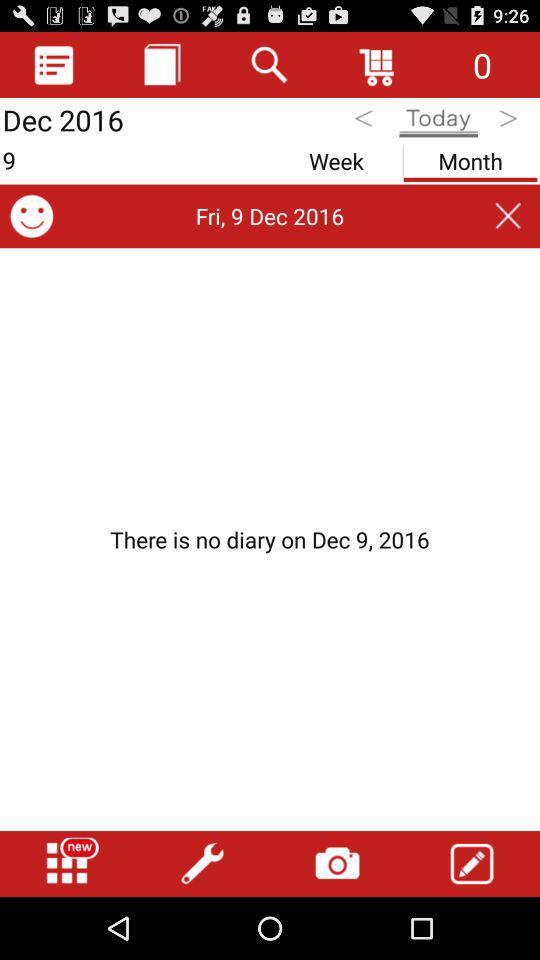 This screenshot has width=540, height=960. Describe the element at coordinates (270, 64) in the screenshot. I see `search` at that location.